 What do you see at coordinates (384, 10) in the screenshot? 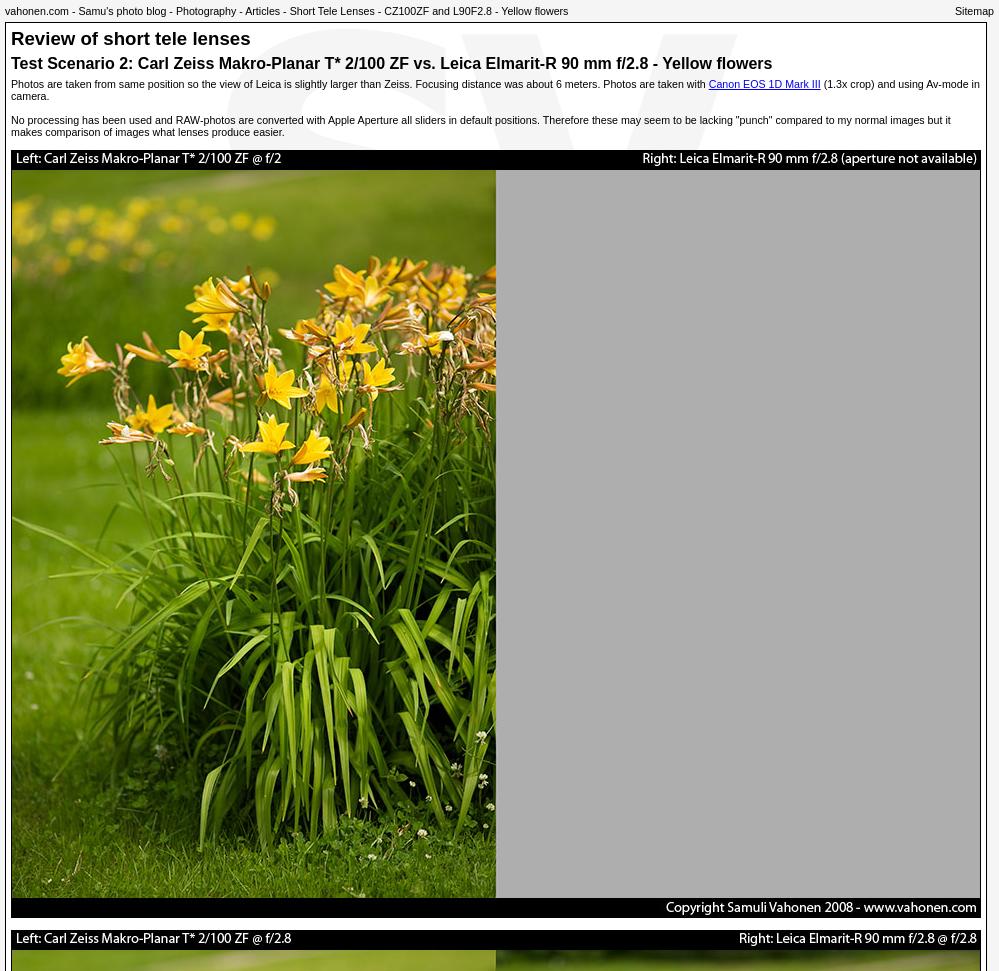
I see `'CZ100ZF and L90F2.8 - Yellow flowers'` at bounding box center [384, 10].